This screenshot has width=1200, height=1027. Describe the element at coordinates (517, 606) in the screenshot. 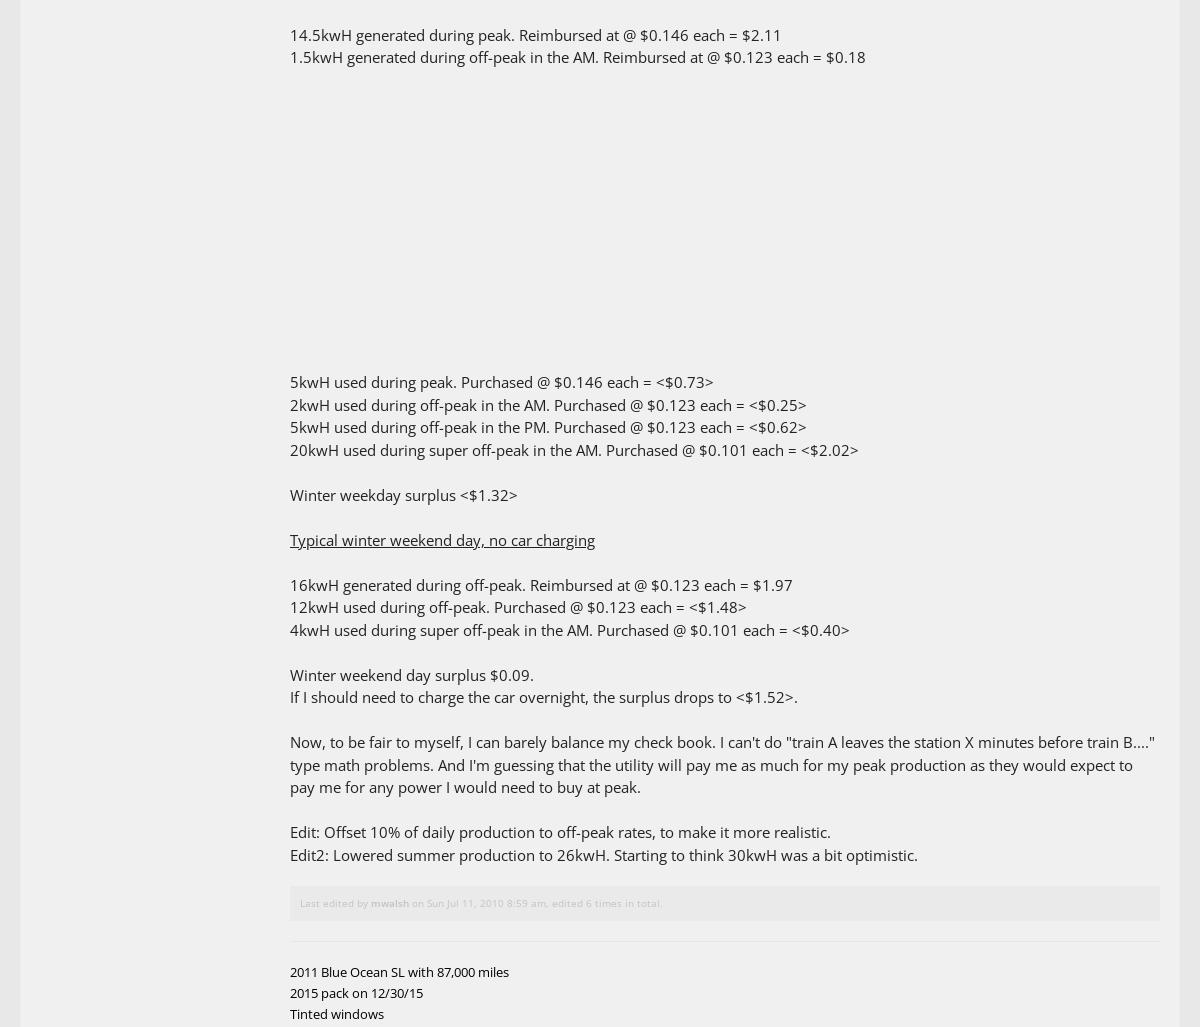

I see `'12kwH used during off-peak. Purchased @ $0.123 each = <$1.48>'` at that location.